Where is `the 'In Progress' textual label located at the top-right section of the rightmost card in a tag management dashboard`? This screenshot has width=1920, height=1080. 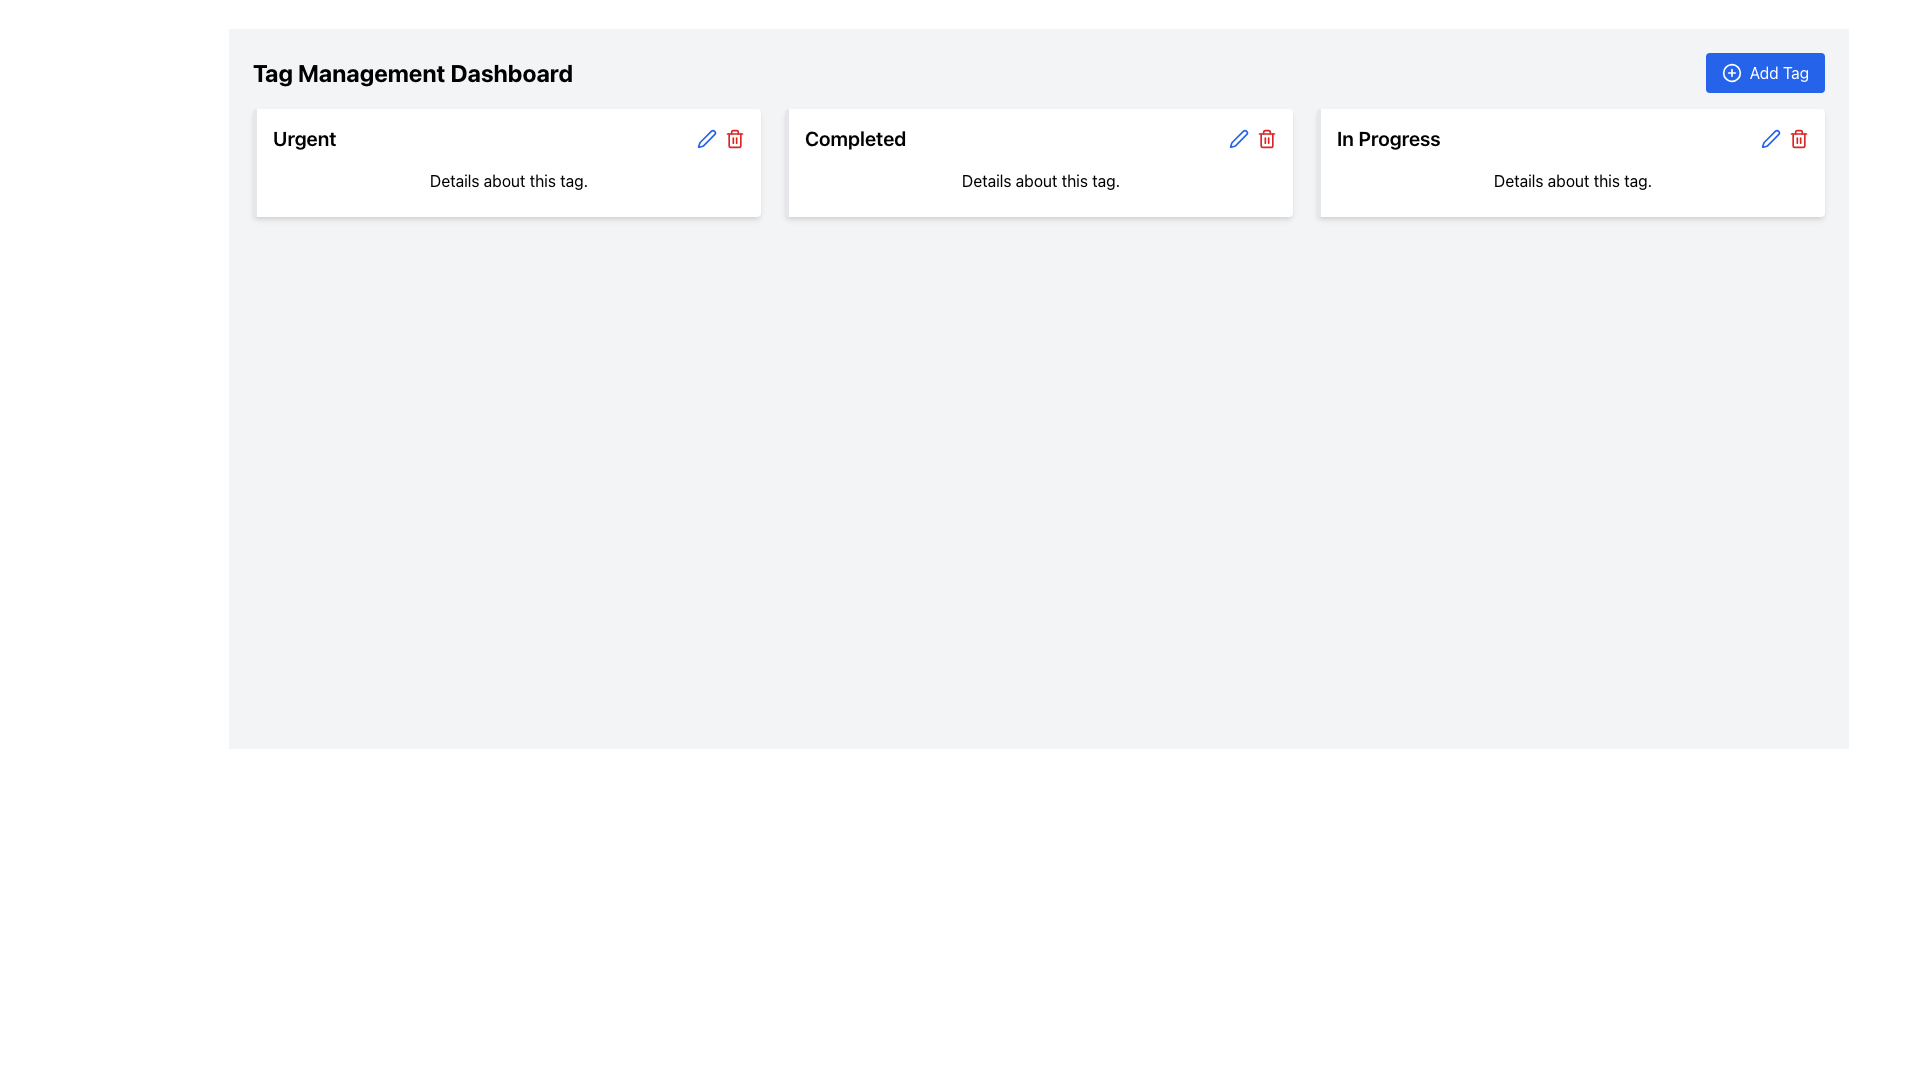
the 'In Progress' textual label located at the top-right section of the rightmost card in a tag management dashboard is located at coordinates (1387, 137).